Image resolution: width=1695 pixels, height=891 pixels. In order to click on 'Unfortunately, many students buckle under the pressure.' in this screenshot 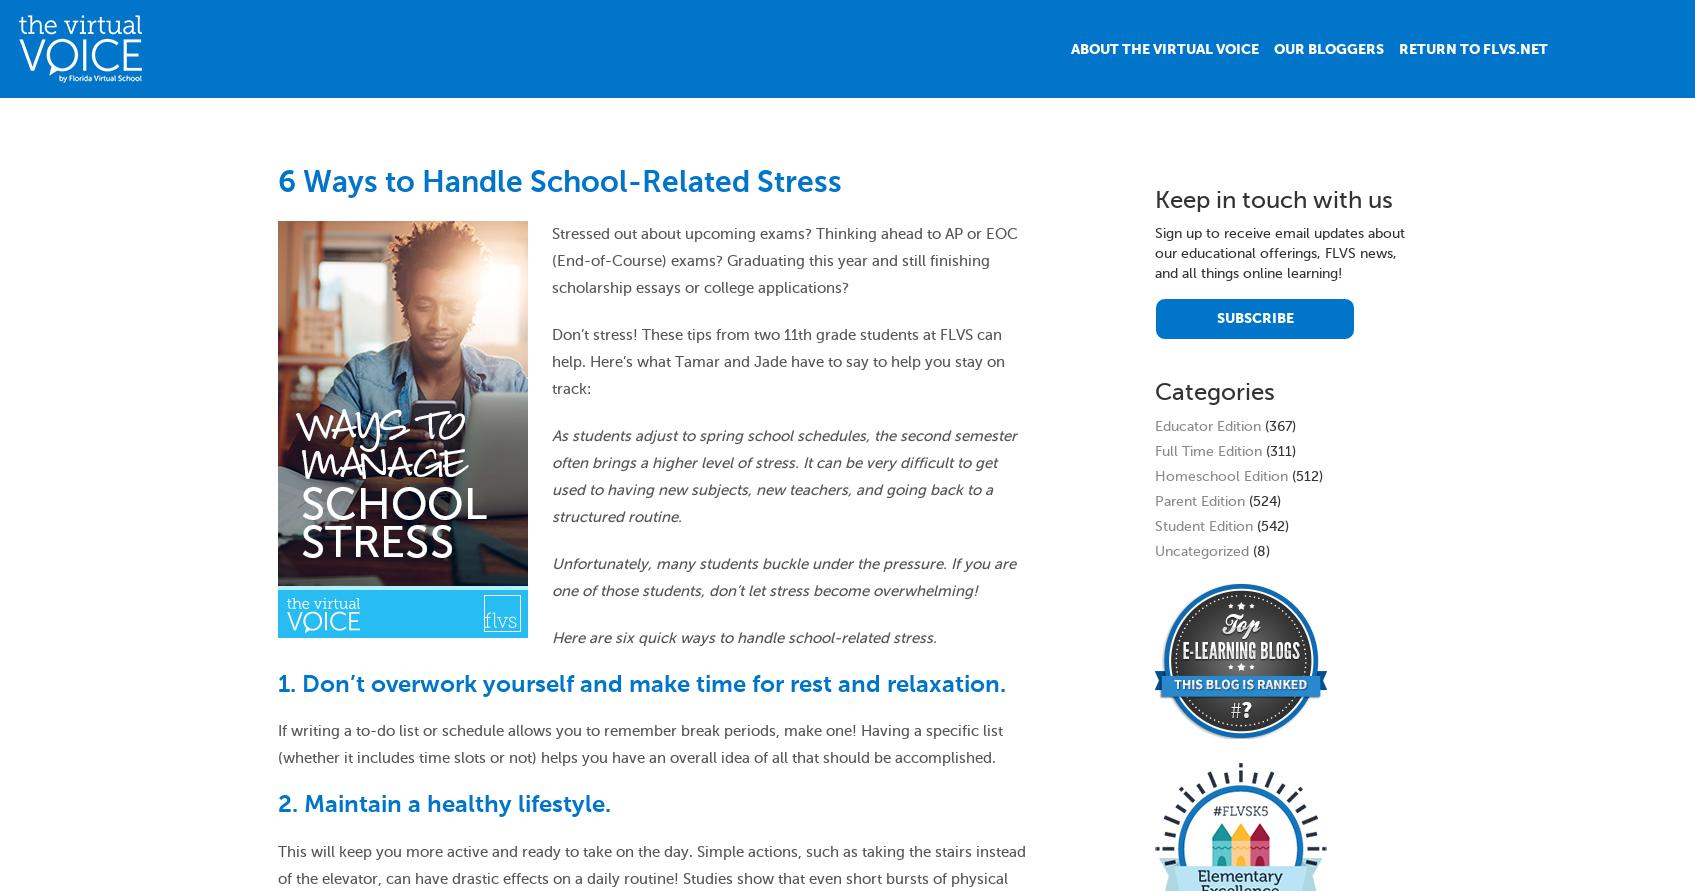, I will do `click(749, 564)`.